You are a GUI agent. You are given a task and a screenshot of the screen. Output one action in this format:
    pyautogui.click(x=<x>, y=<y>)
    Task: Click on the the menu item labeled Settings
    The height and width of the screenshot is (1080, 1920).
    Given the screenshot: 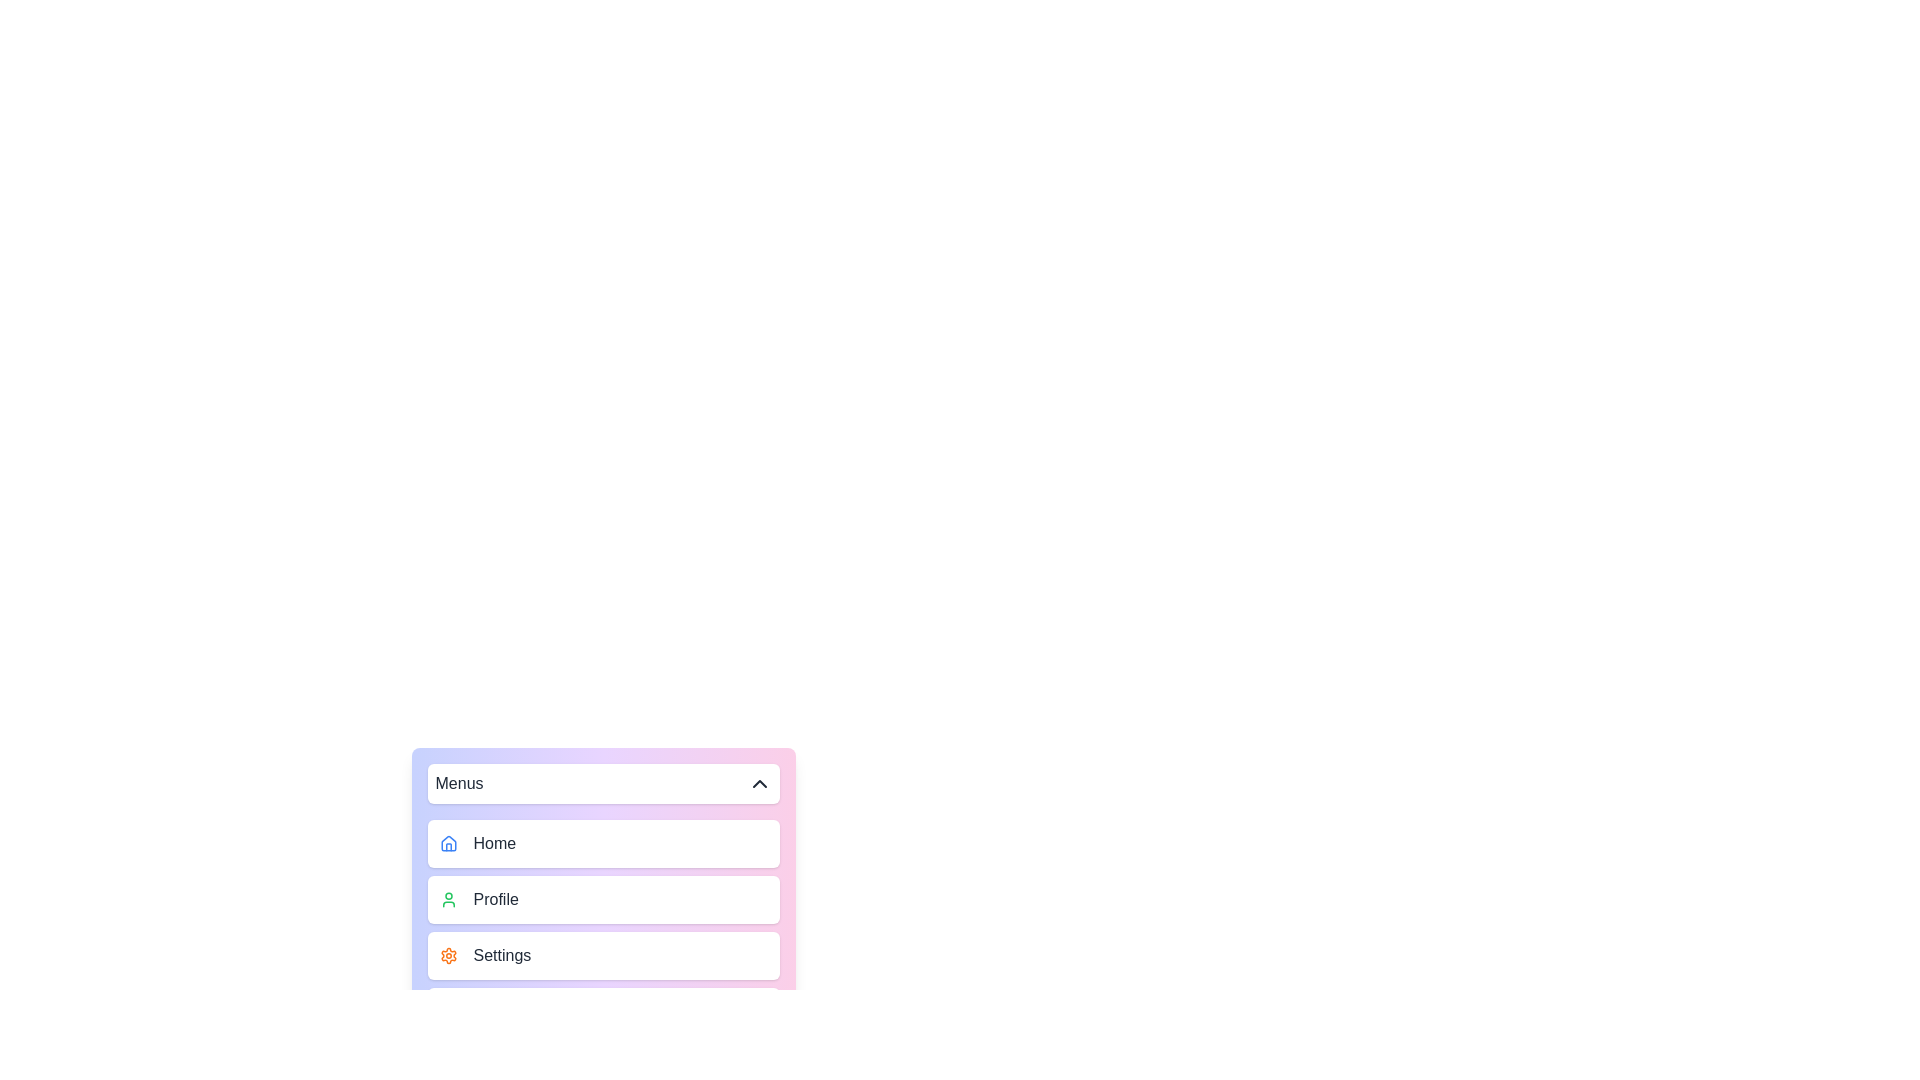 What is the action you would take?
    pyautogui.click(x=602, y=955)
    